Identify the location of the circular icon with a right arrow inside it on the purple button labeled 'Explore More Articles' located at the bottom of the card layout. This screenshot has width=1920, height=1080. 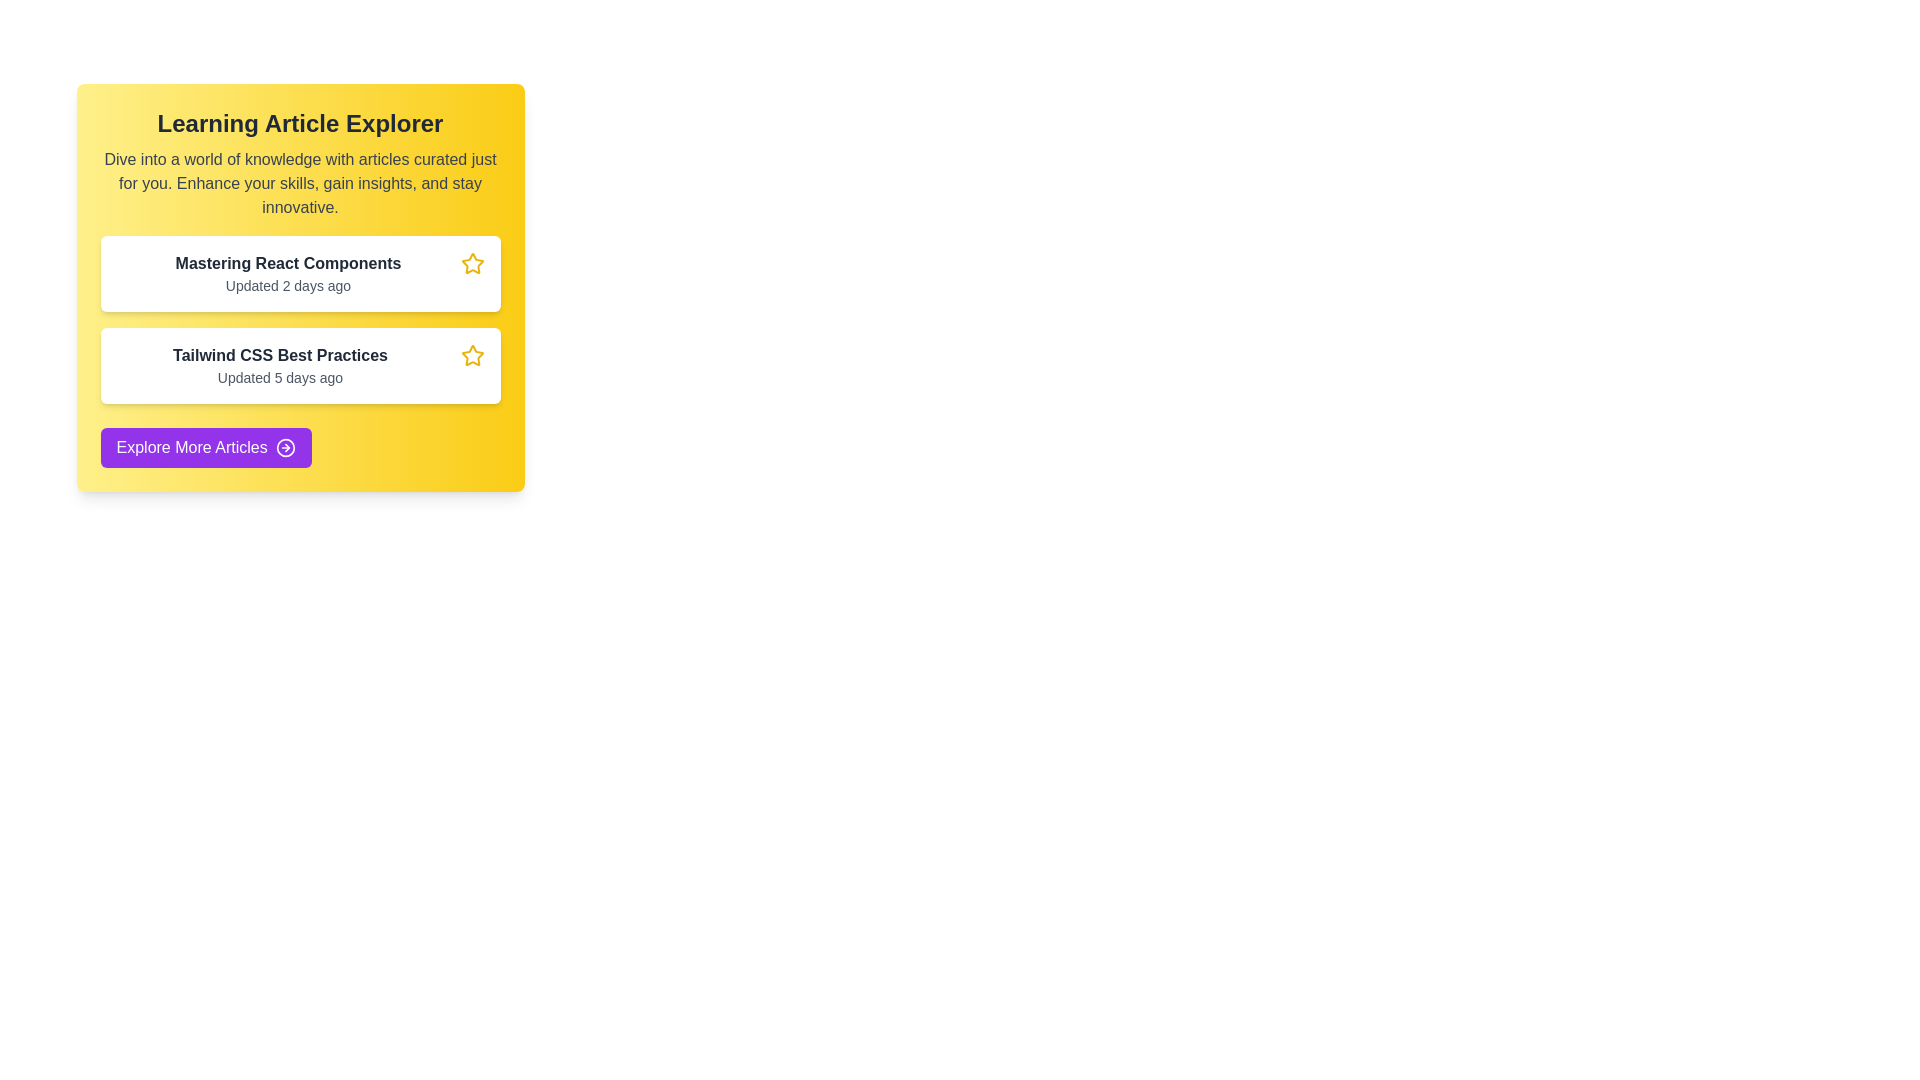
(284, 446).